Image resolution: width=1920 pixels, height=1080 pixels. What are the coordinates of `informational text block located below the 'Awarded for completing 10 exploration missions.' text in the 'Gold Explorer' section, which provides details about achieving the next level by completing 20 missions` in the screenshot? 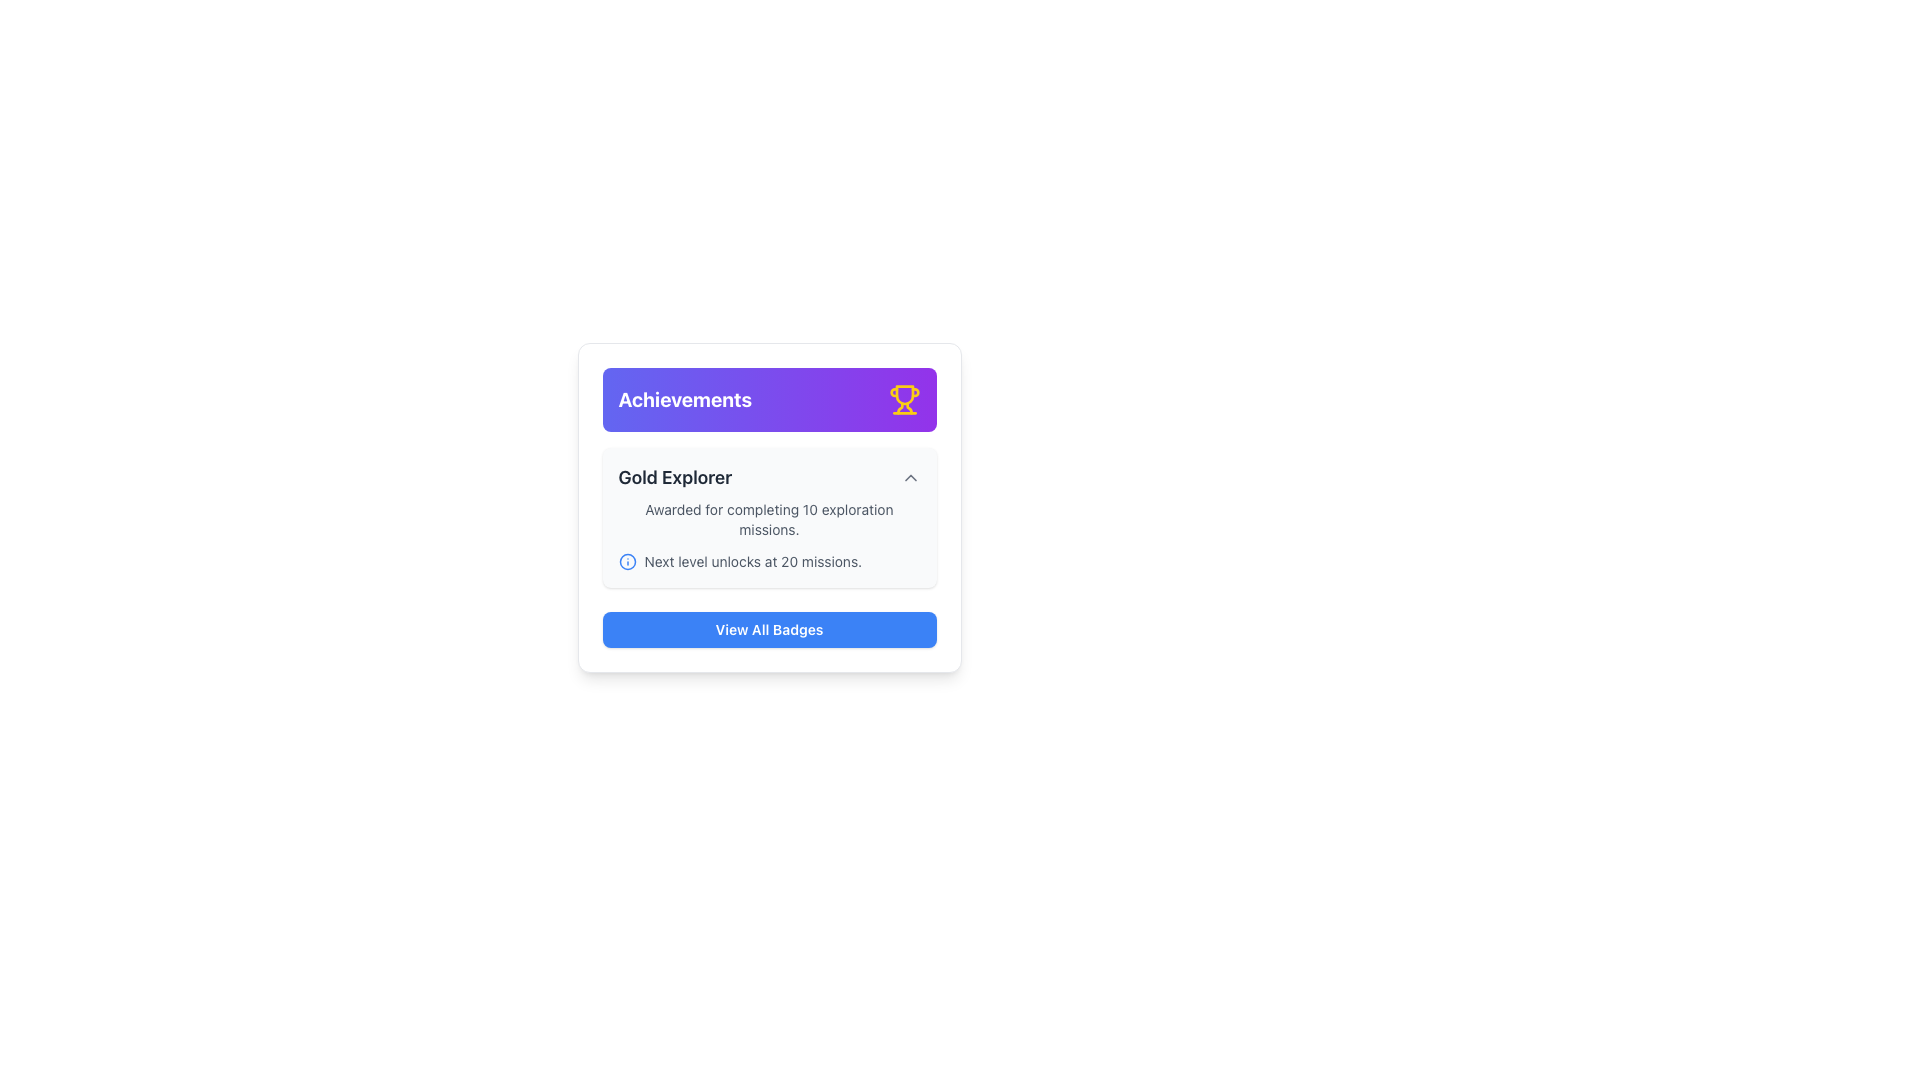 It's located at (768, 562).